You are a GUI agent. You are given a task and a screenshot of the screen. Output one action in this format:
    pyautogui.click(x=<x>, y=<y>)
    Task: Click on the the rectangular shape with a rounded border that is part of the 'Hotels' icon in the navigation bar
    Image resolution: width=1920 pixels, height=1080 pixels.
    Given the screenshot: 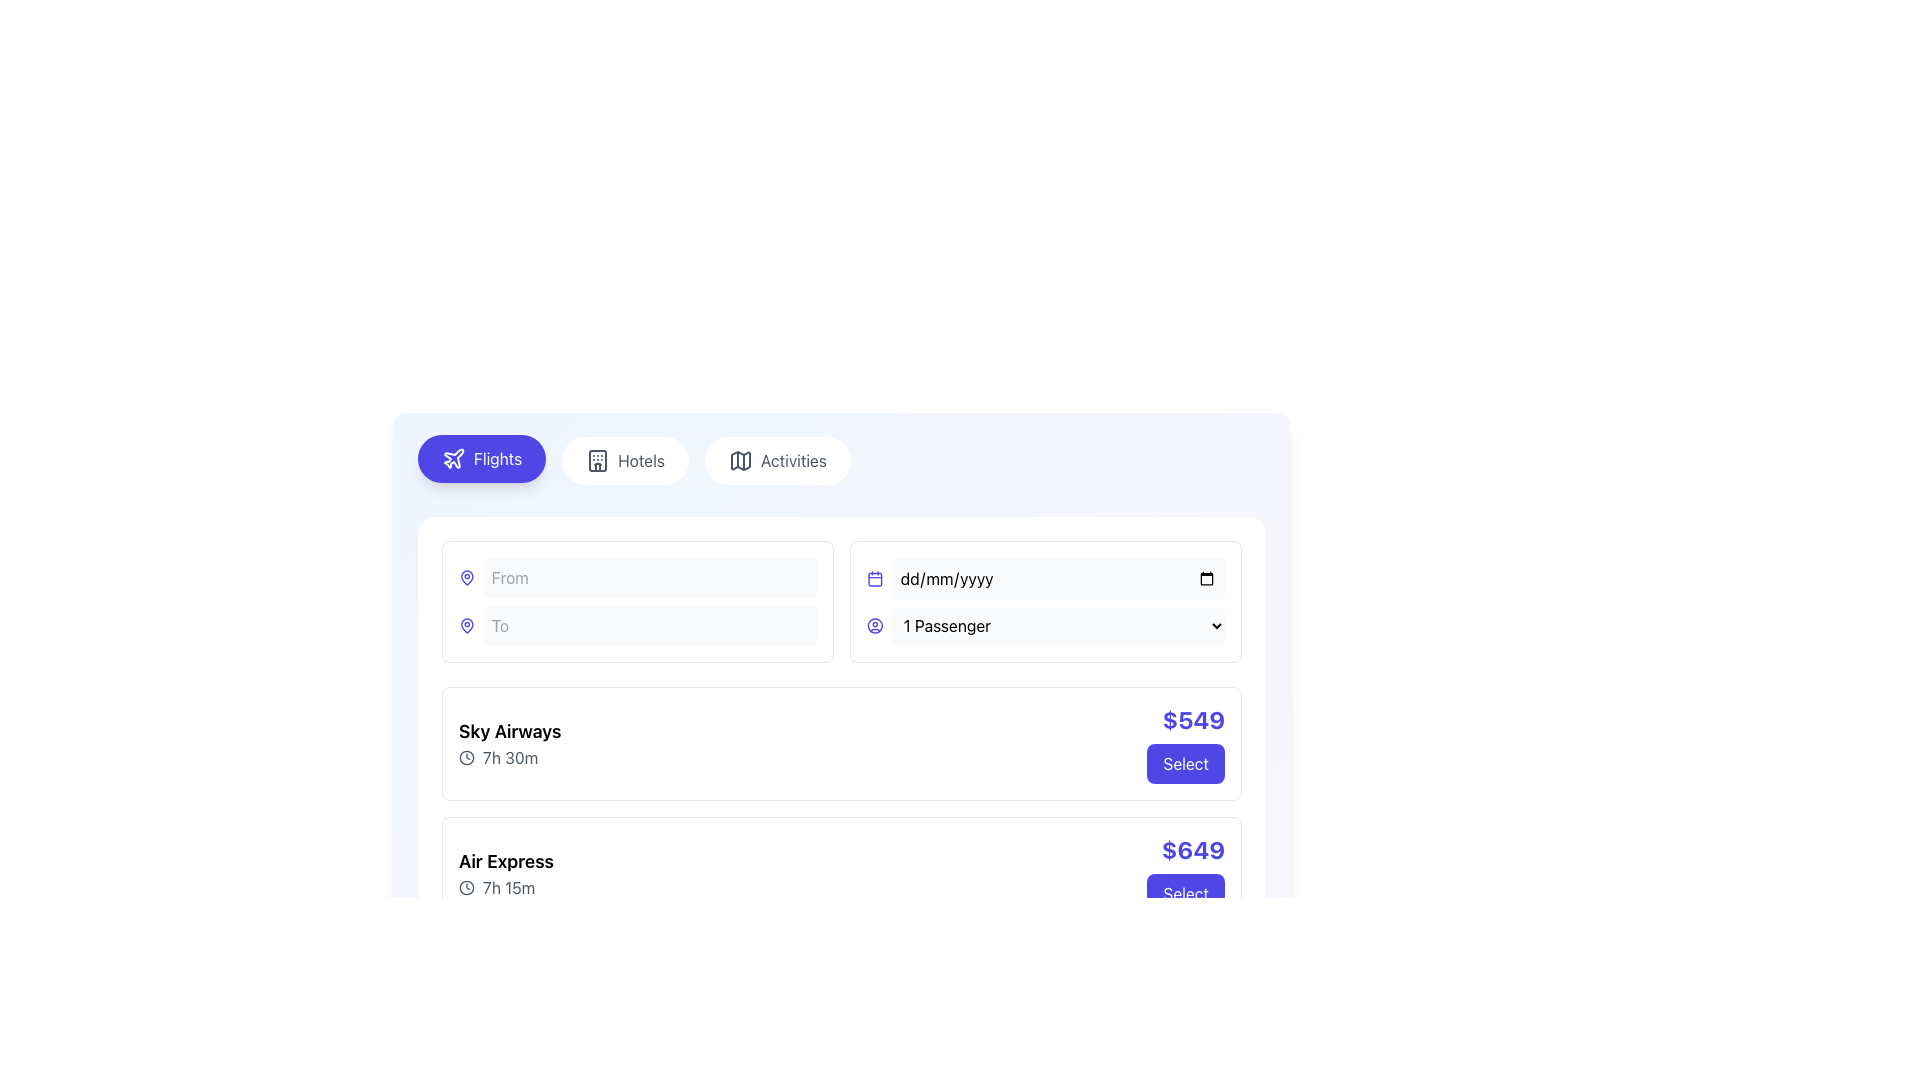 What is the action you would take?
    pyautogui.click(x=597, y=461)
    